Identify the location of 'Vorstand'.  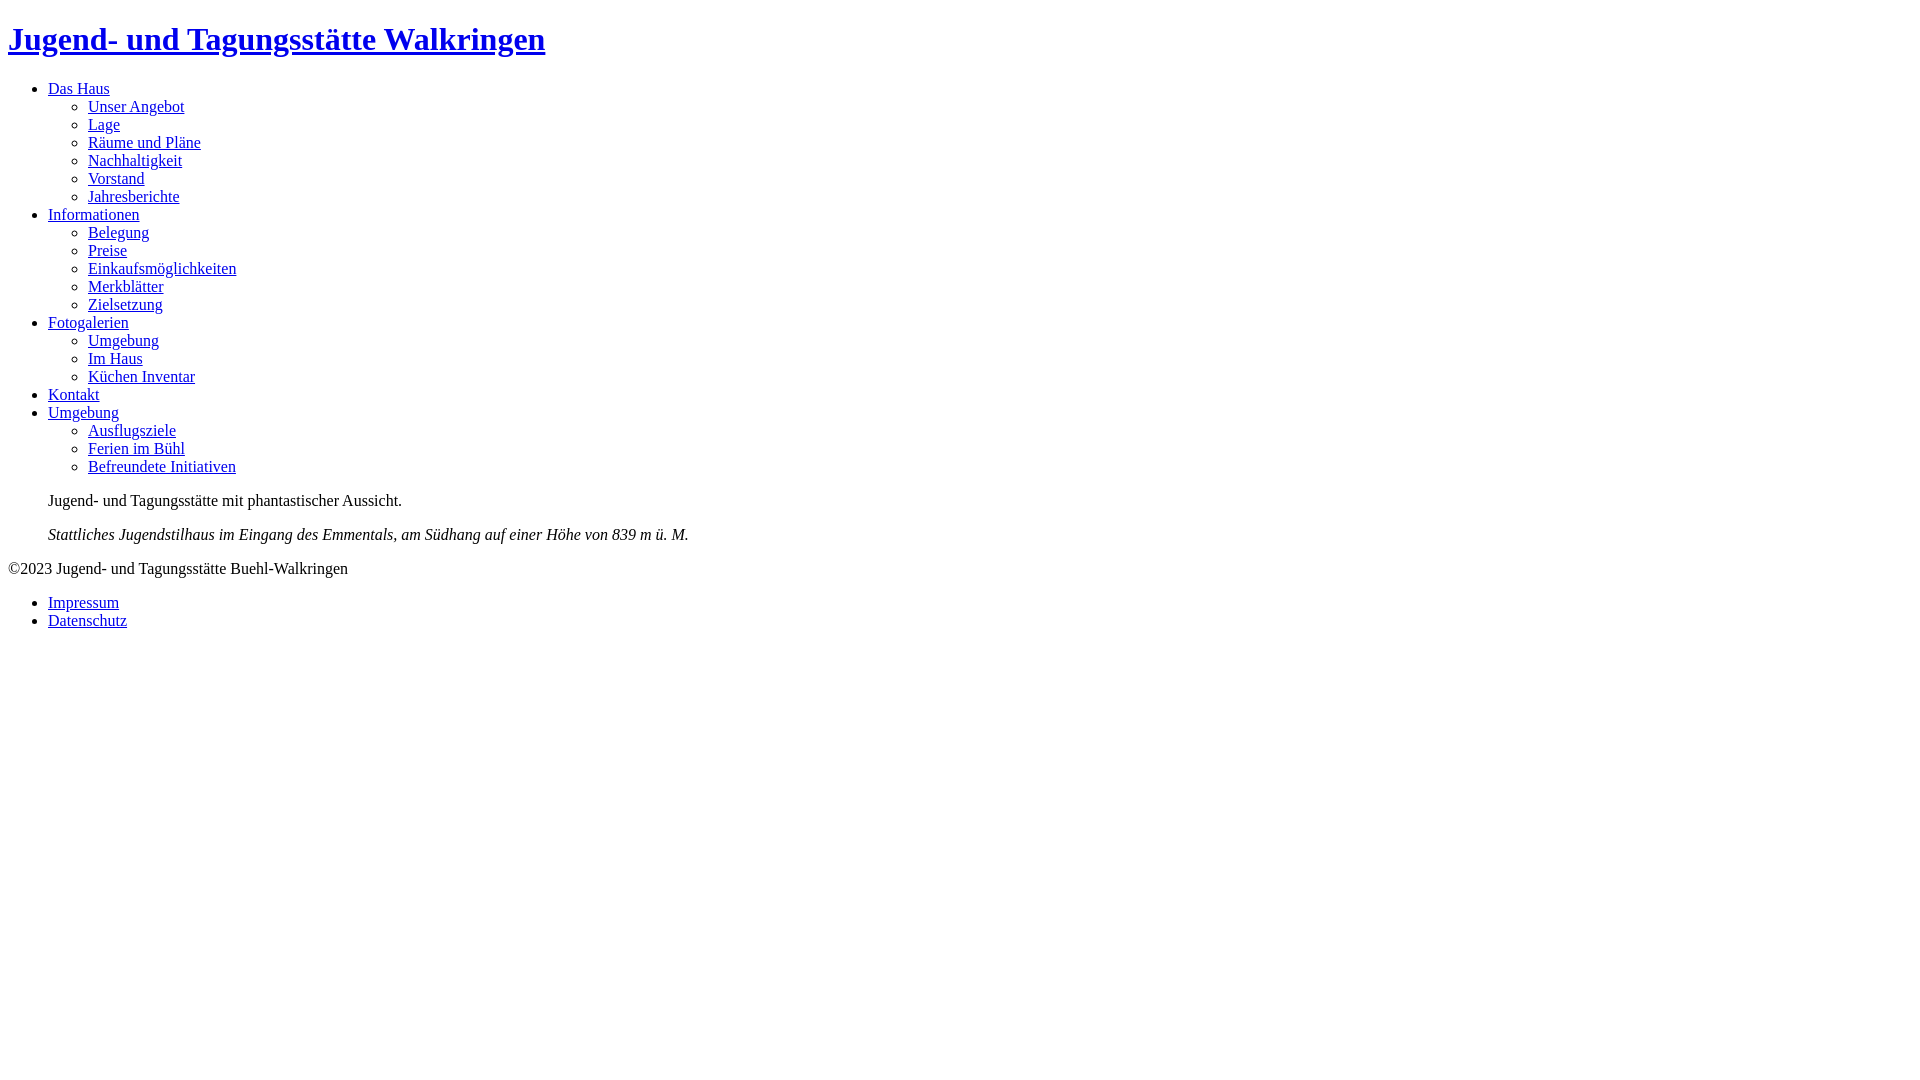
(86, 177).